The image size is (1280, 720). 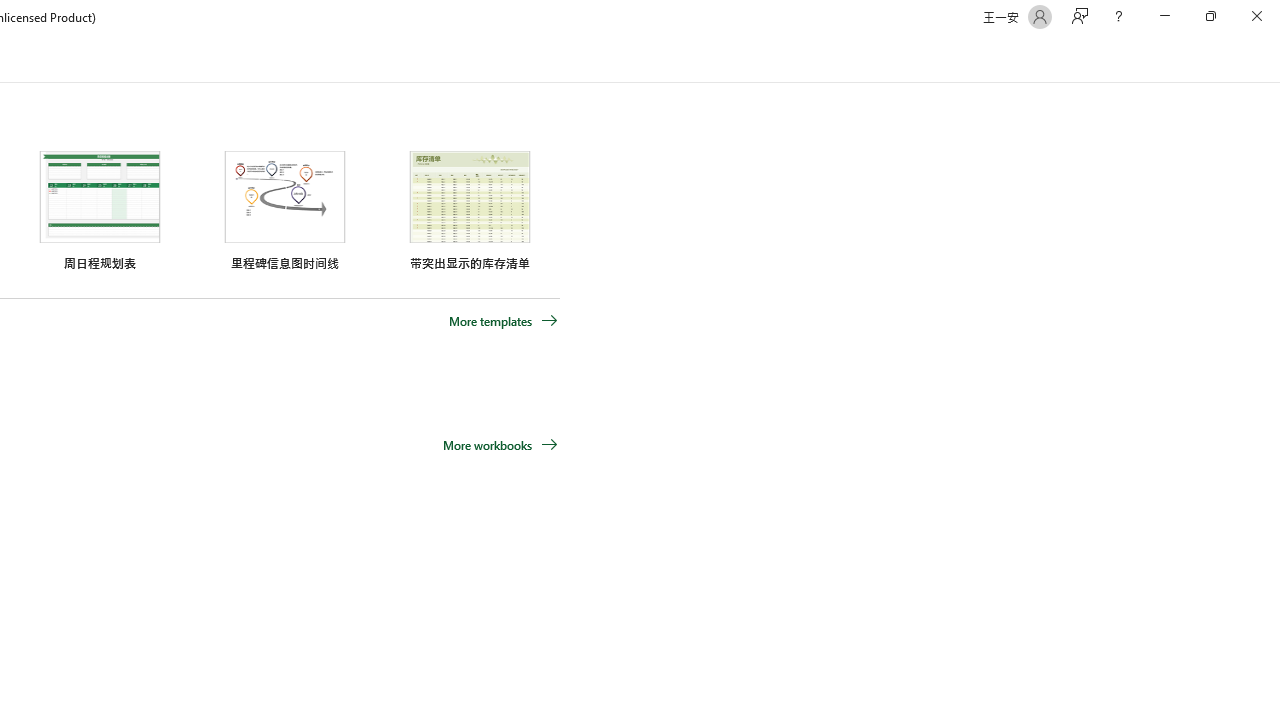 What do you see at coordinates (503, 320) in the screenshot?
I see `'More templates'` at bounding box center [503, 320].